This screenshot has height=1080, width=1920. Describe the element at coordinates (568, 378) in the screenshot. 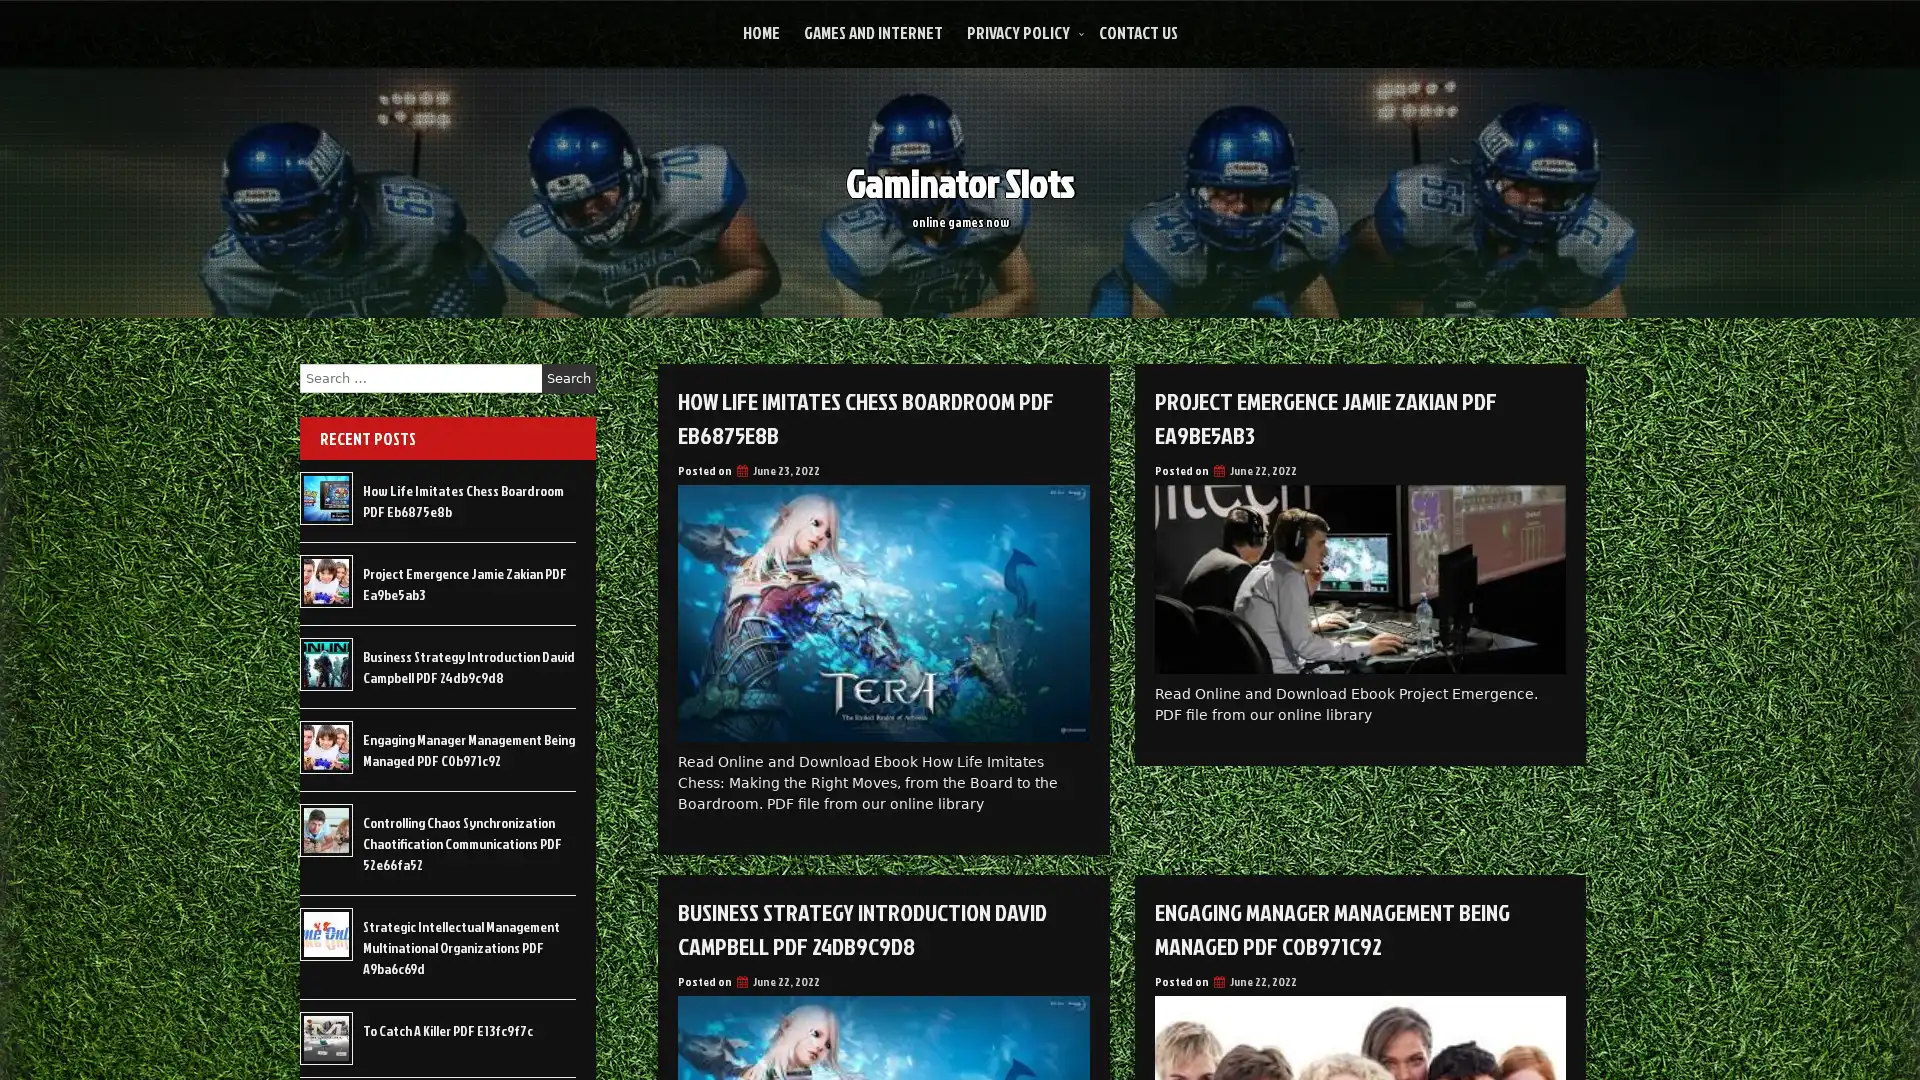

I see `Search` at that location.